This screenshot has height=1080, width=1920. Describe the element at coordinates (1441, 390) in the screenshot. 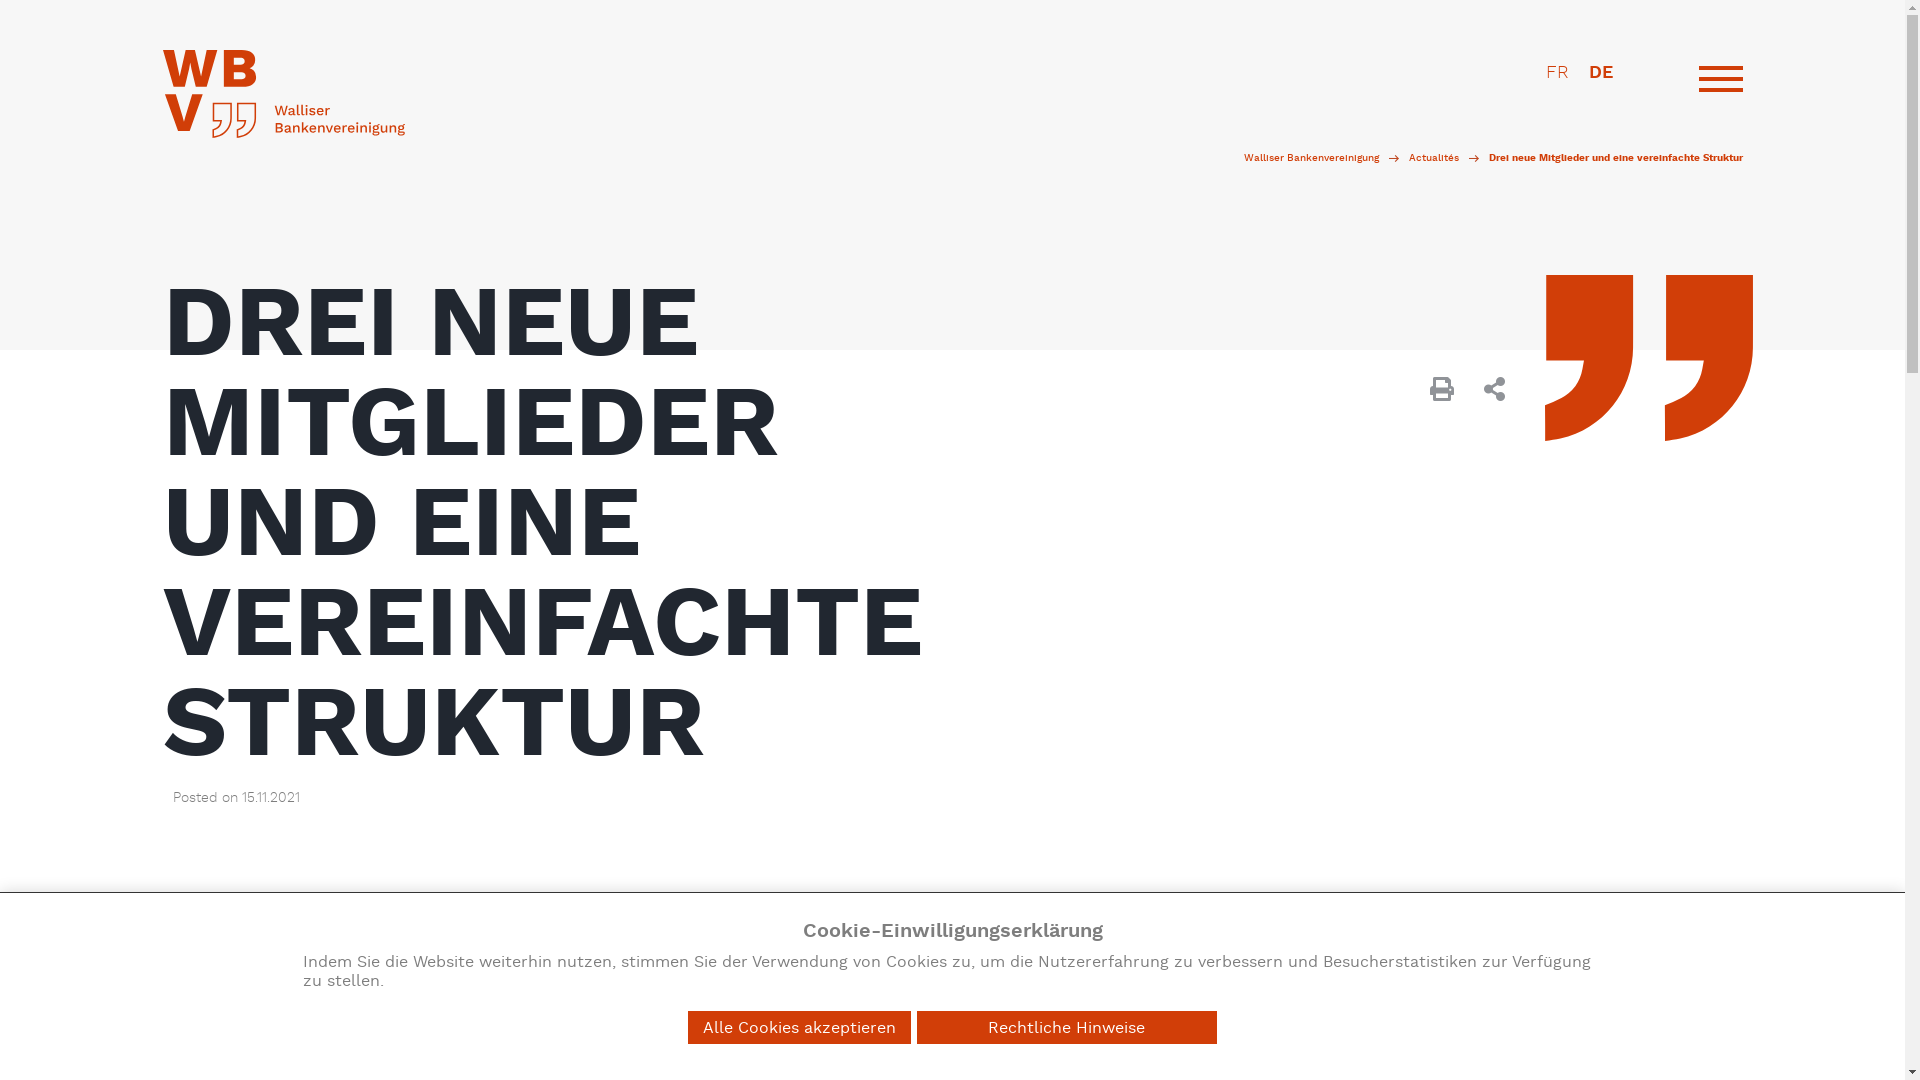

I see `'Print "Drei neue Mitglieder und eine vereinfachte Struktur"'` at that location.